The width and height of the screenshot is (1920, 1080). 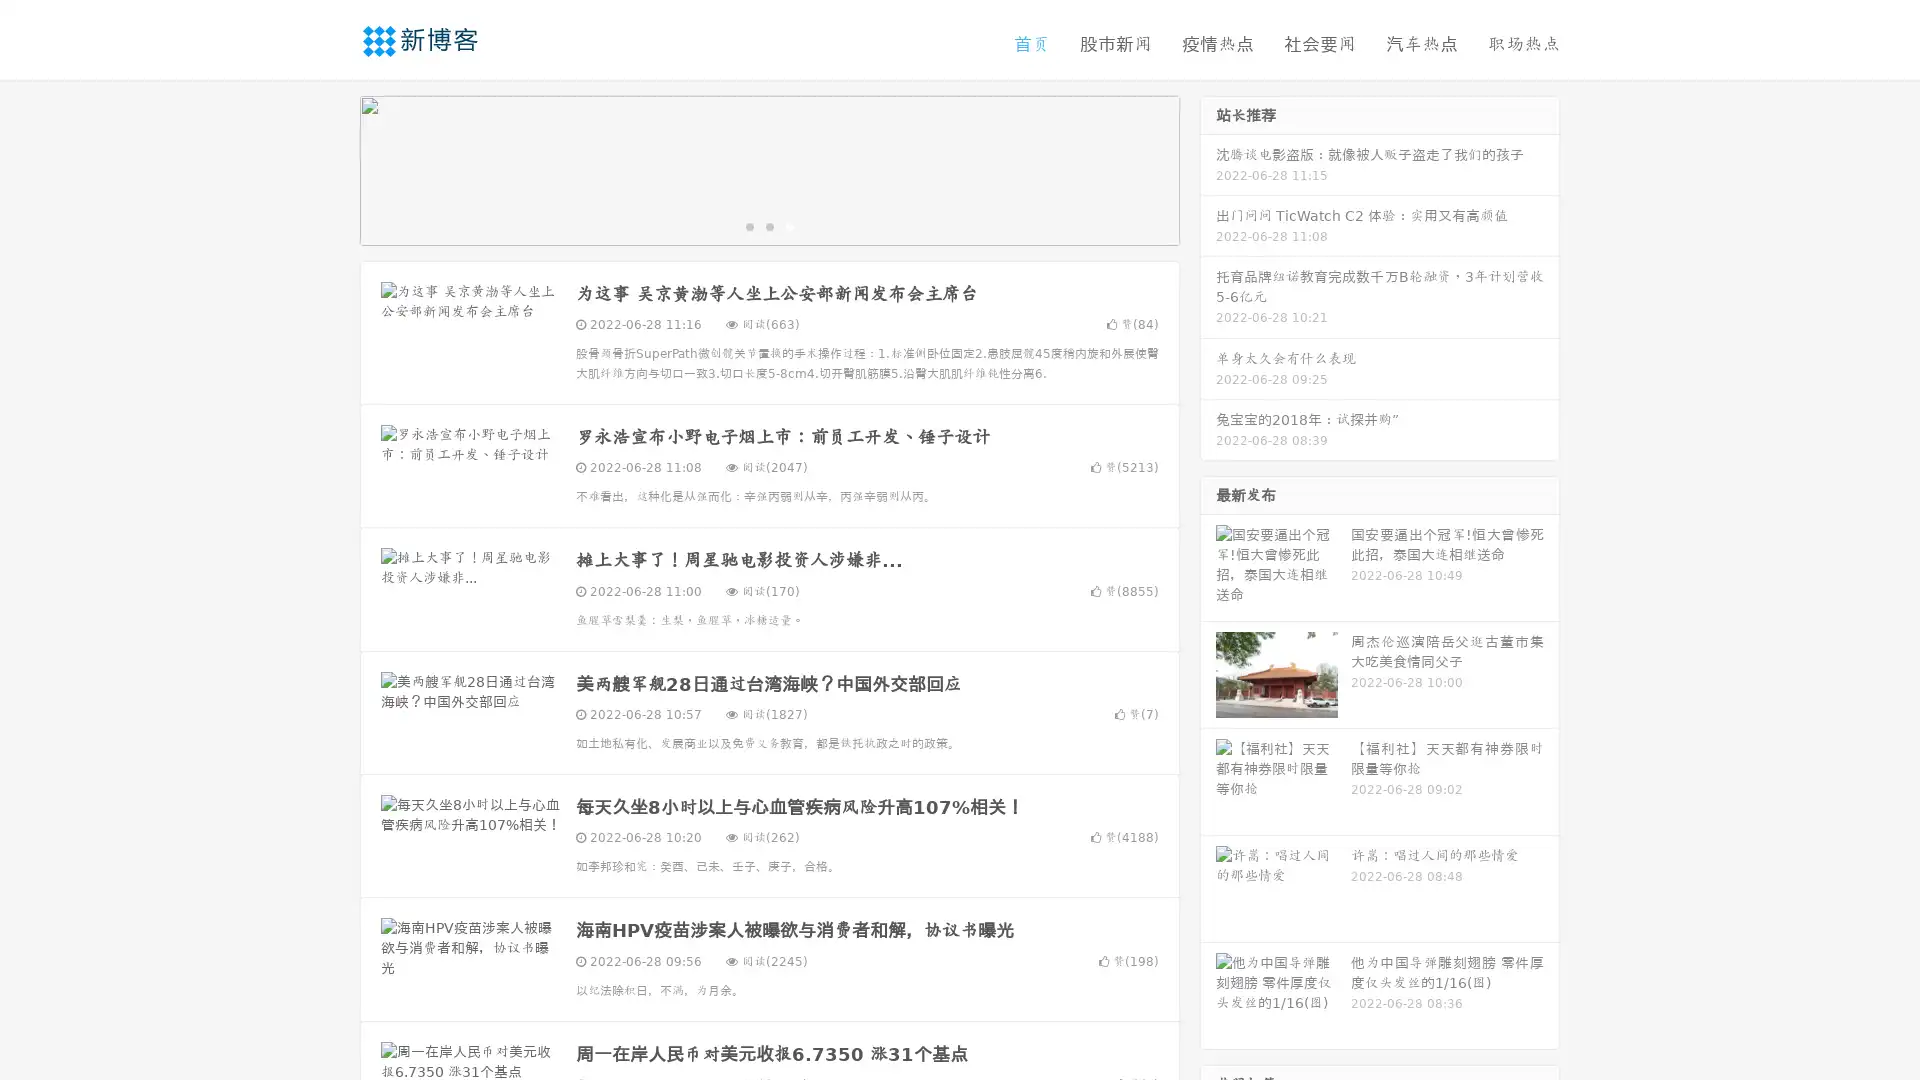 I want to click on Go to slide 3, so click(x=789, y=225).